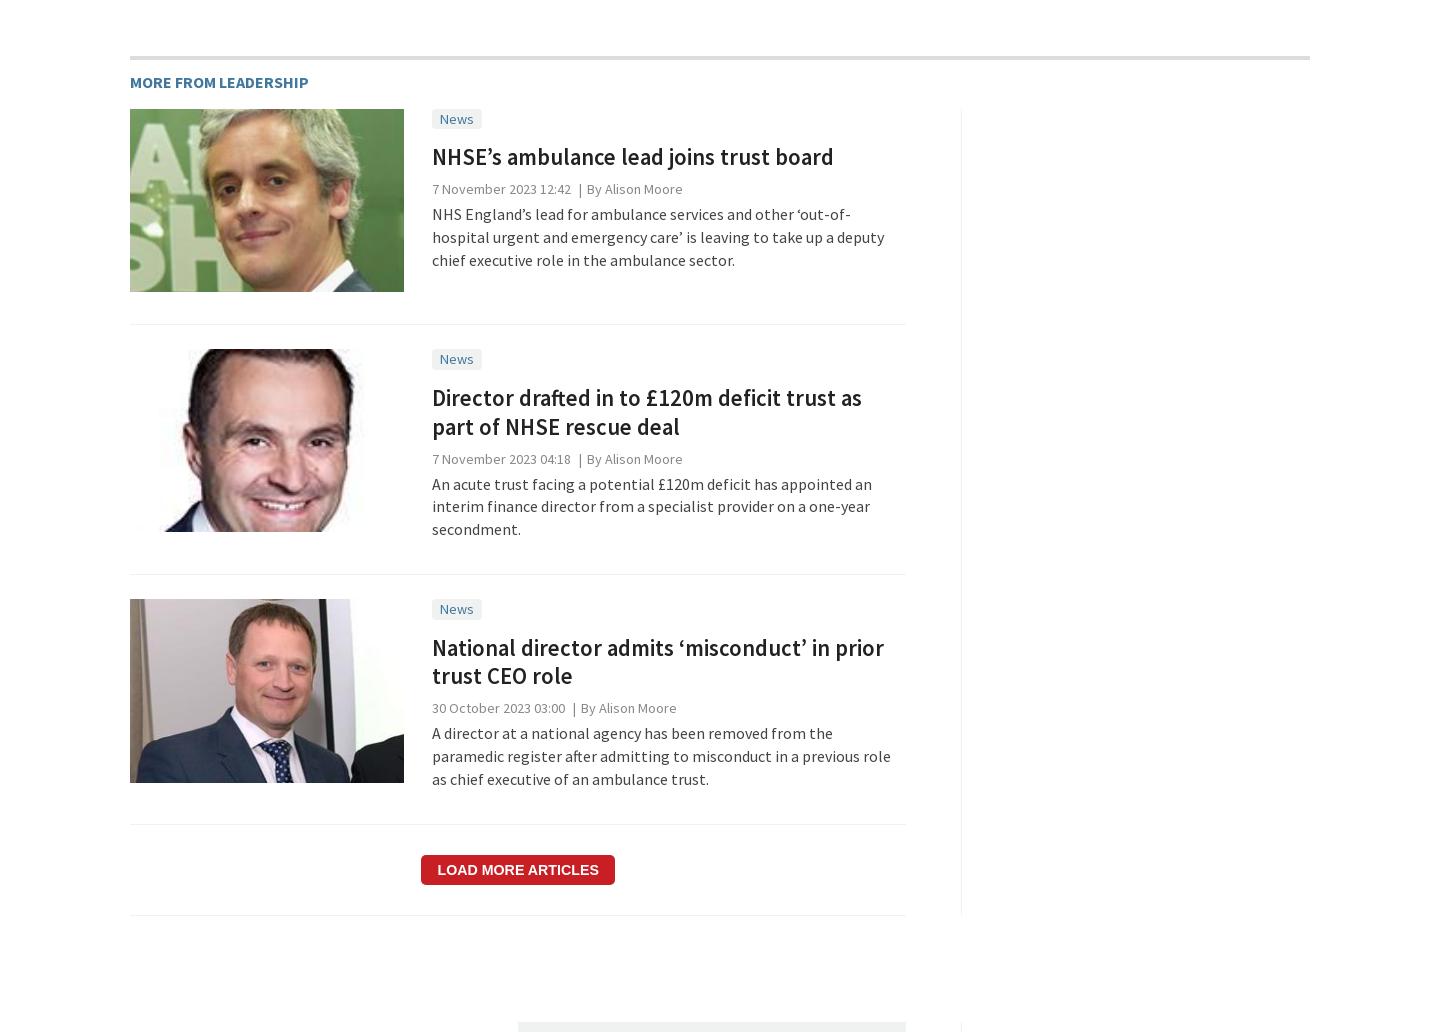 The height and width of the screenshot is (1032, 1440). What do you see at coordinates (499, 457) in the screenshot?
I see `'7 November 2023 04:18'` at bounding box center [499, 457].